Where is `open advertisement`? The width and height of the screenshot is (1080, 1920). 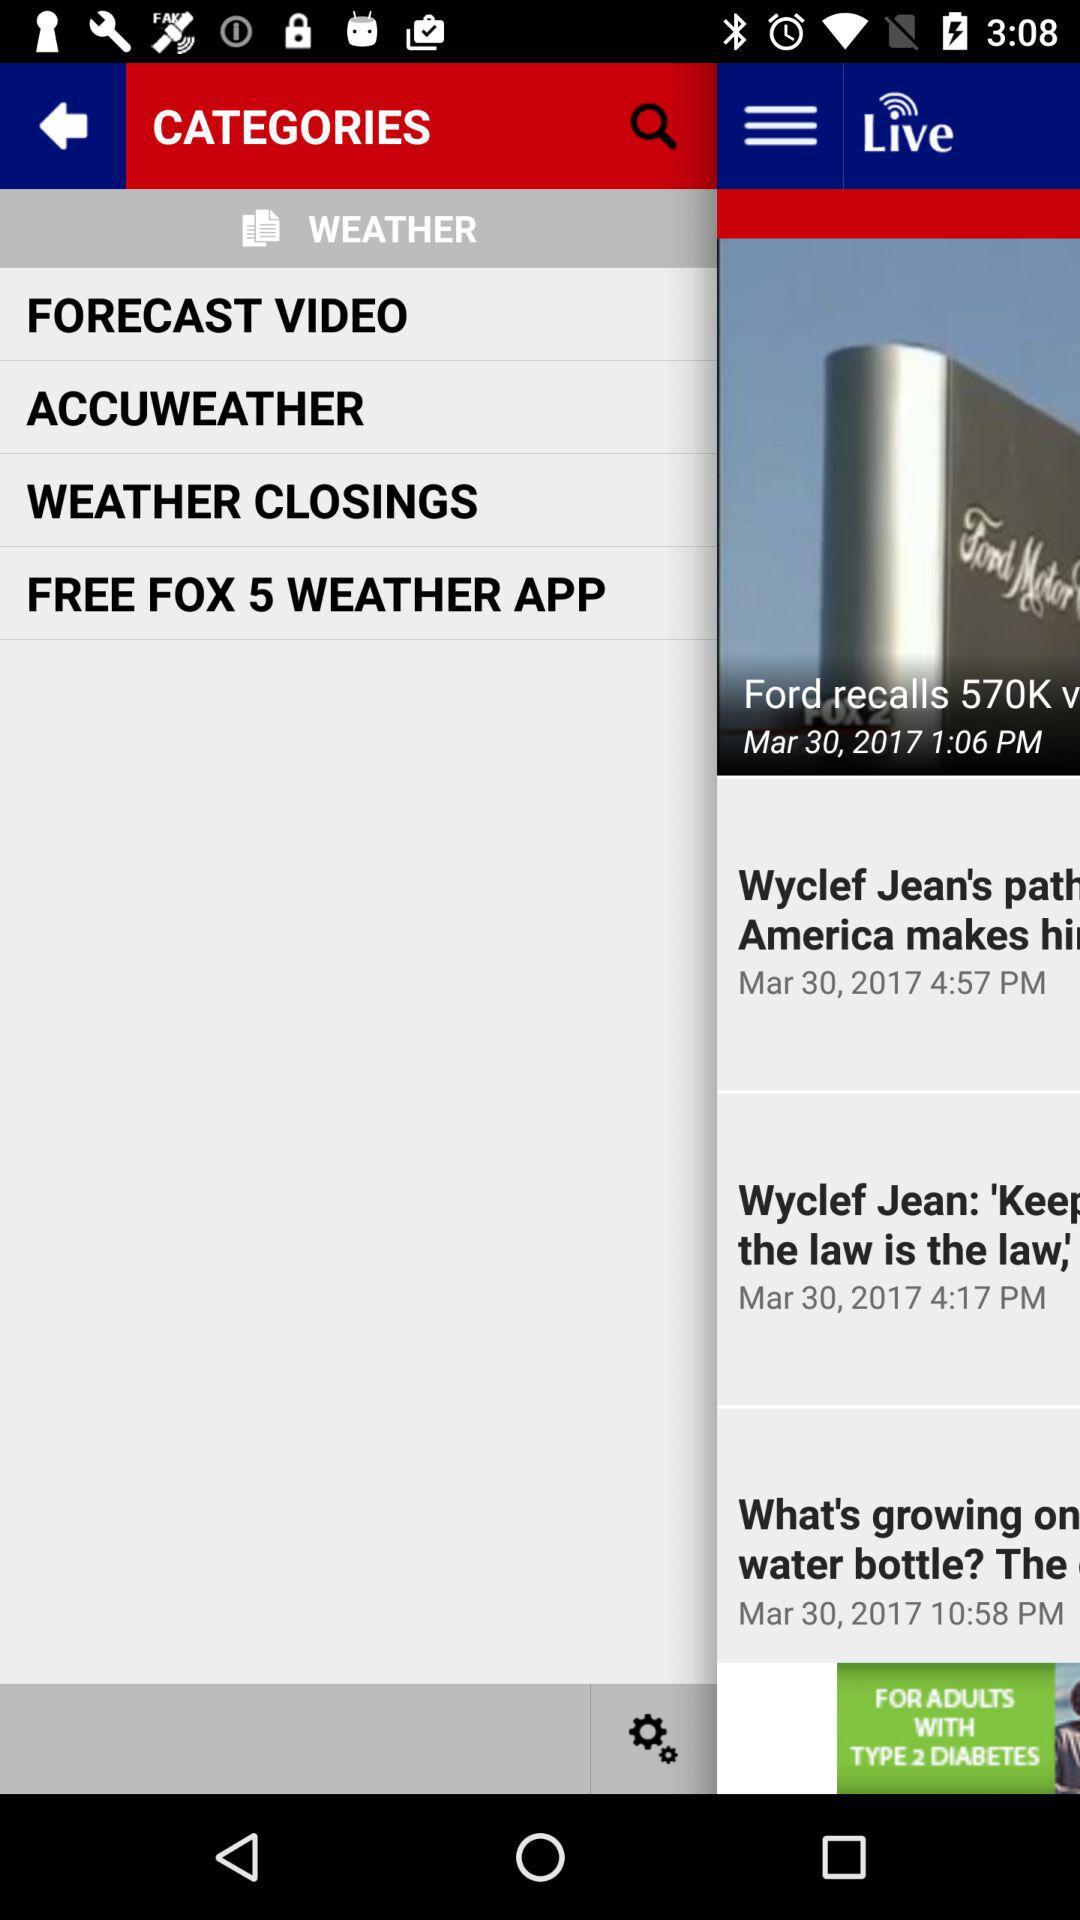 open advertisement is located at coordinates (957, 1727).